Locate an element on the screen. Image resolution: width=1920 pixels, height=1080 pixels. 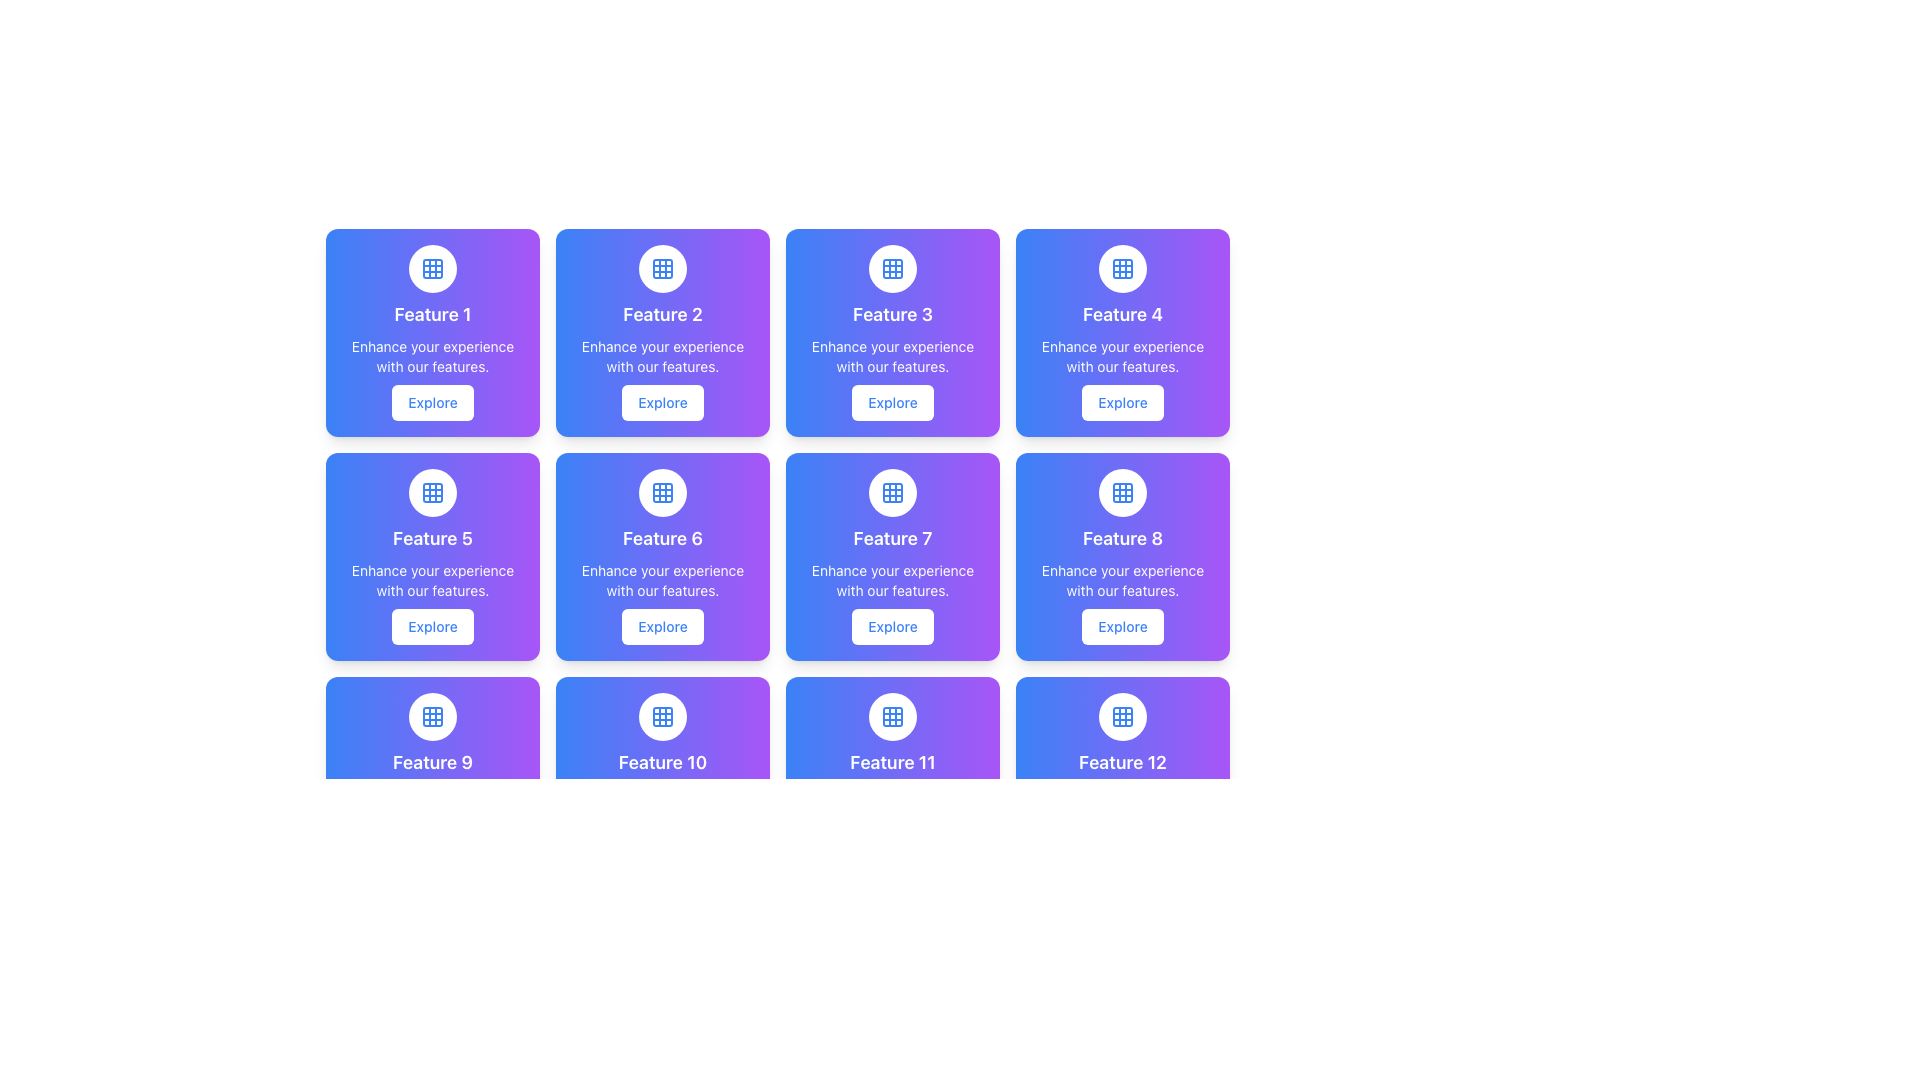
the 'Explore' button located at the bottom of the 'Feature 1' card is located at coordinates (431, 402).